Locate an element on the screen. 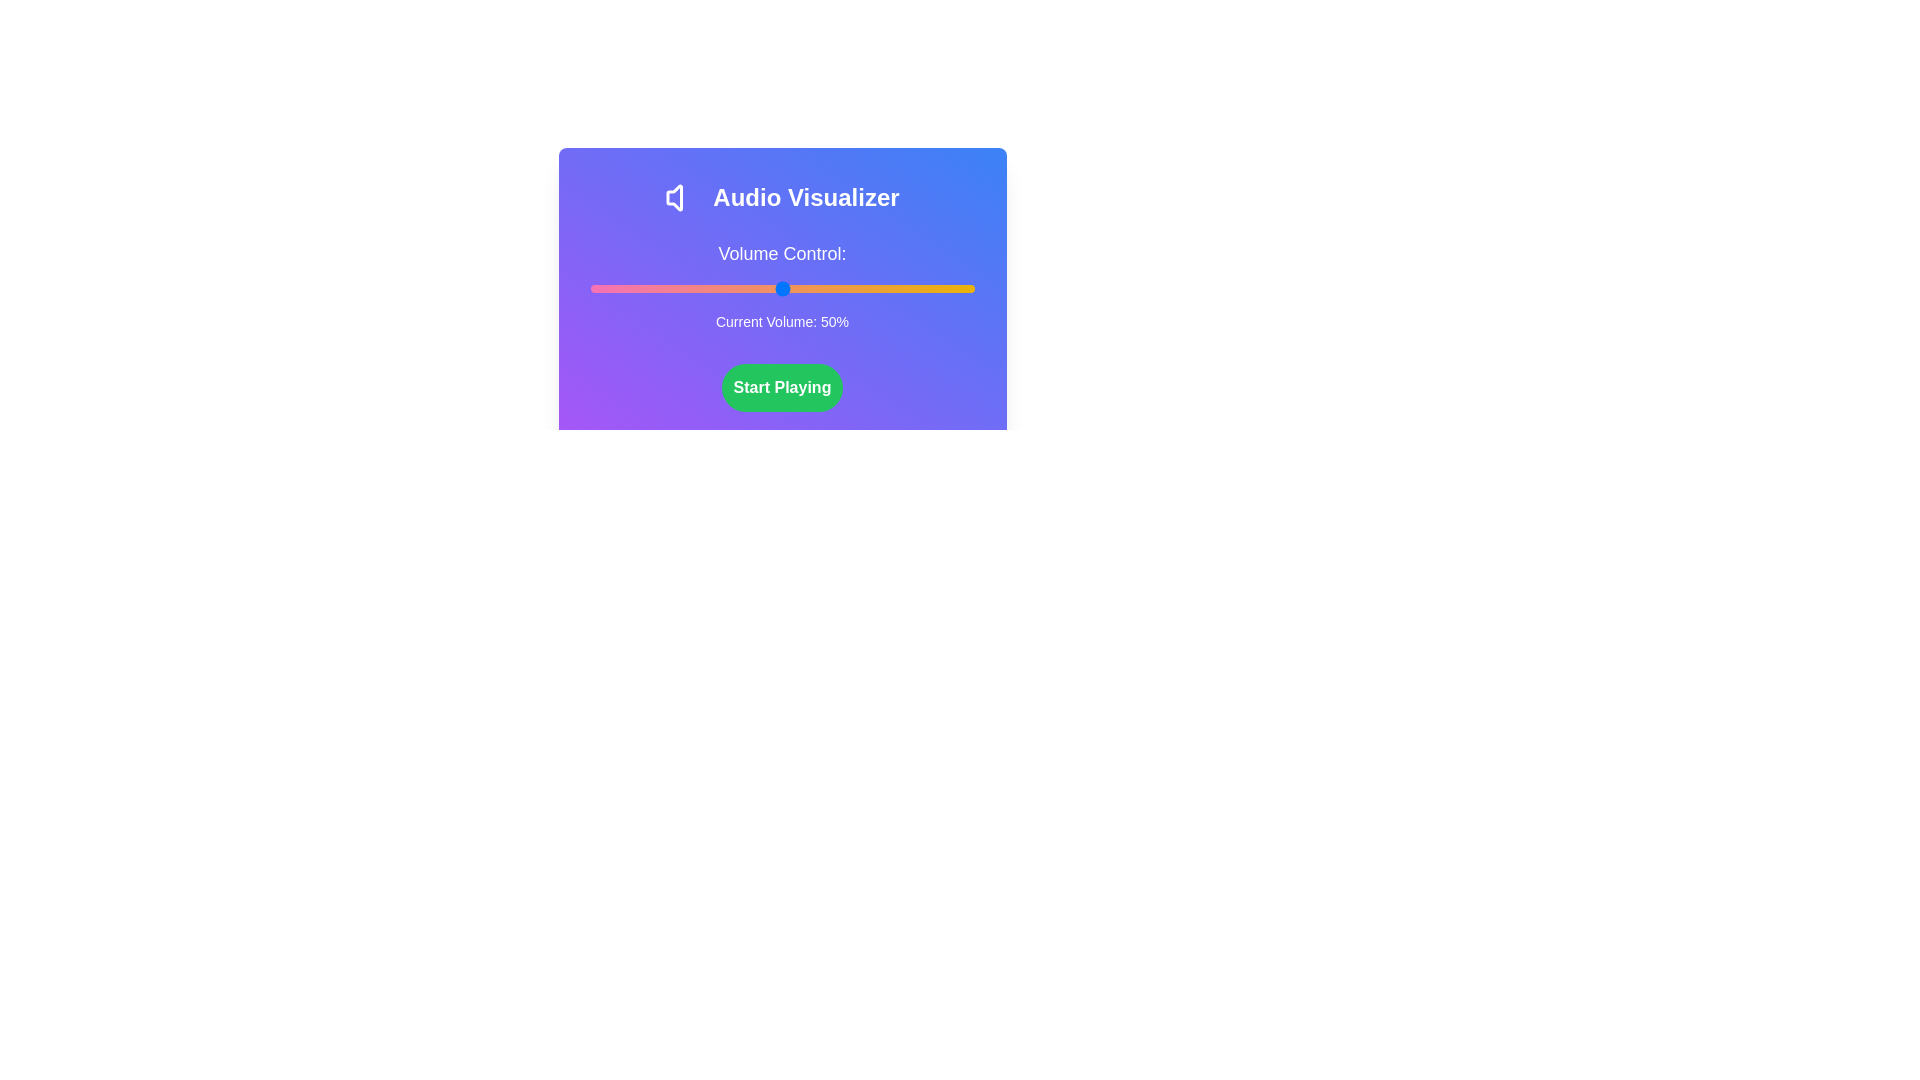  the volume level is located at coordinates (859, 289).